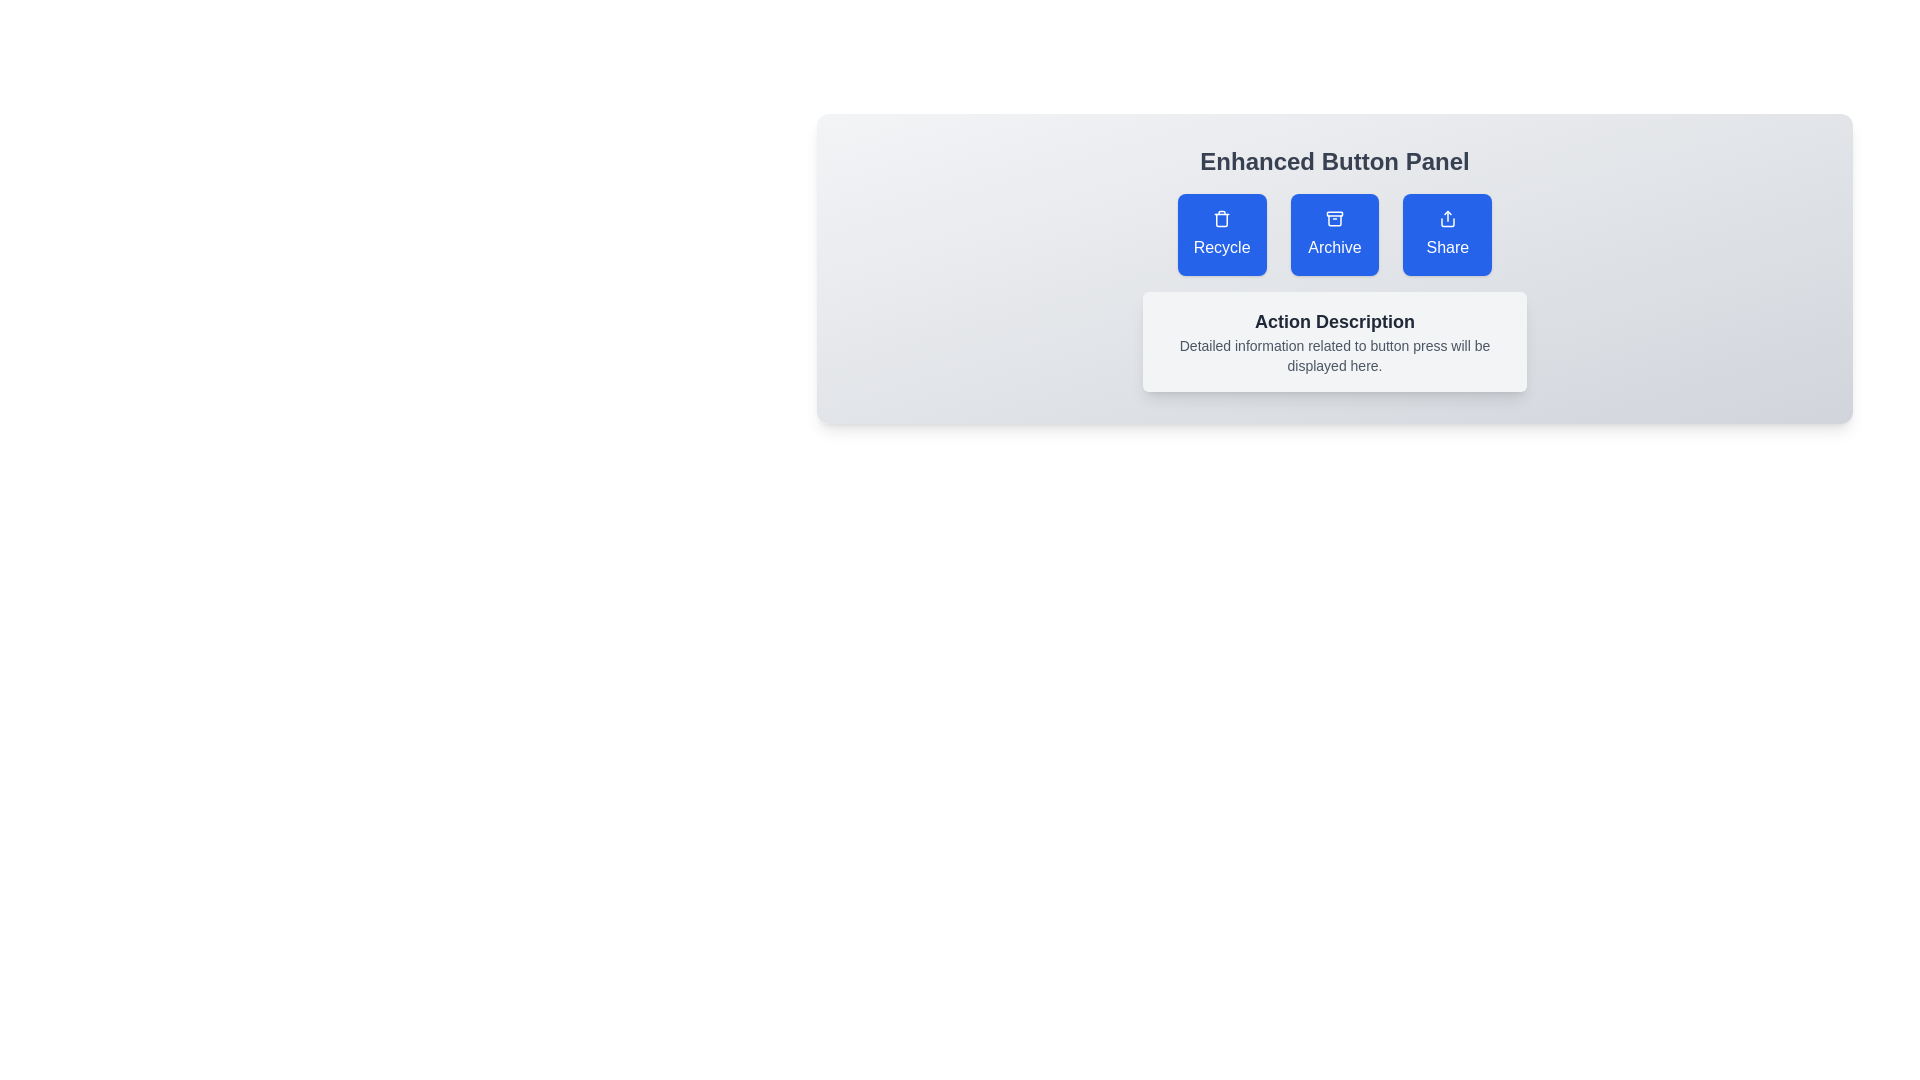  I want to click on the 'Share' button, so click(1447, 234).